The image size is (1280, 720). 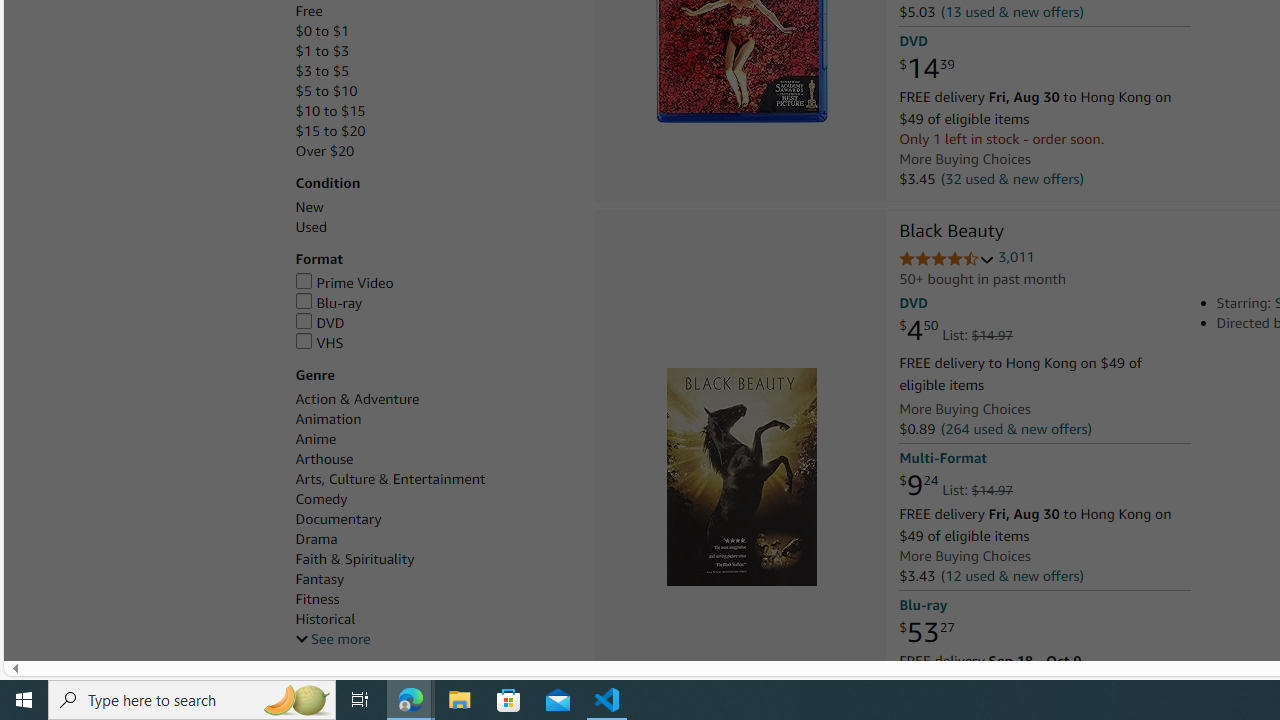 What do you see at coordinates (433, 399) in the screenshot?
I see `'Action & Adventure'` at bounding box center [433, 399].